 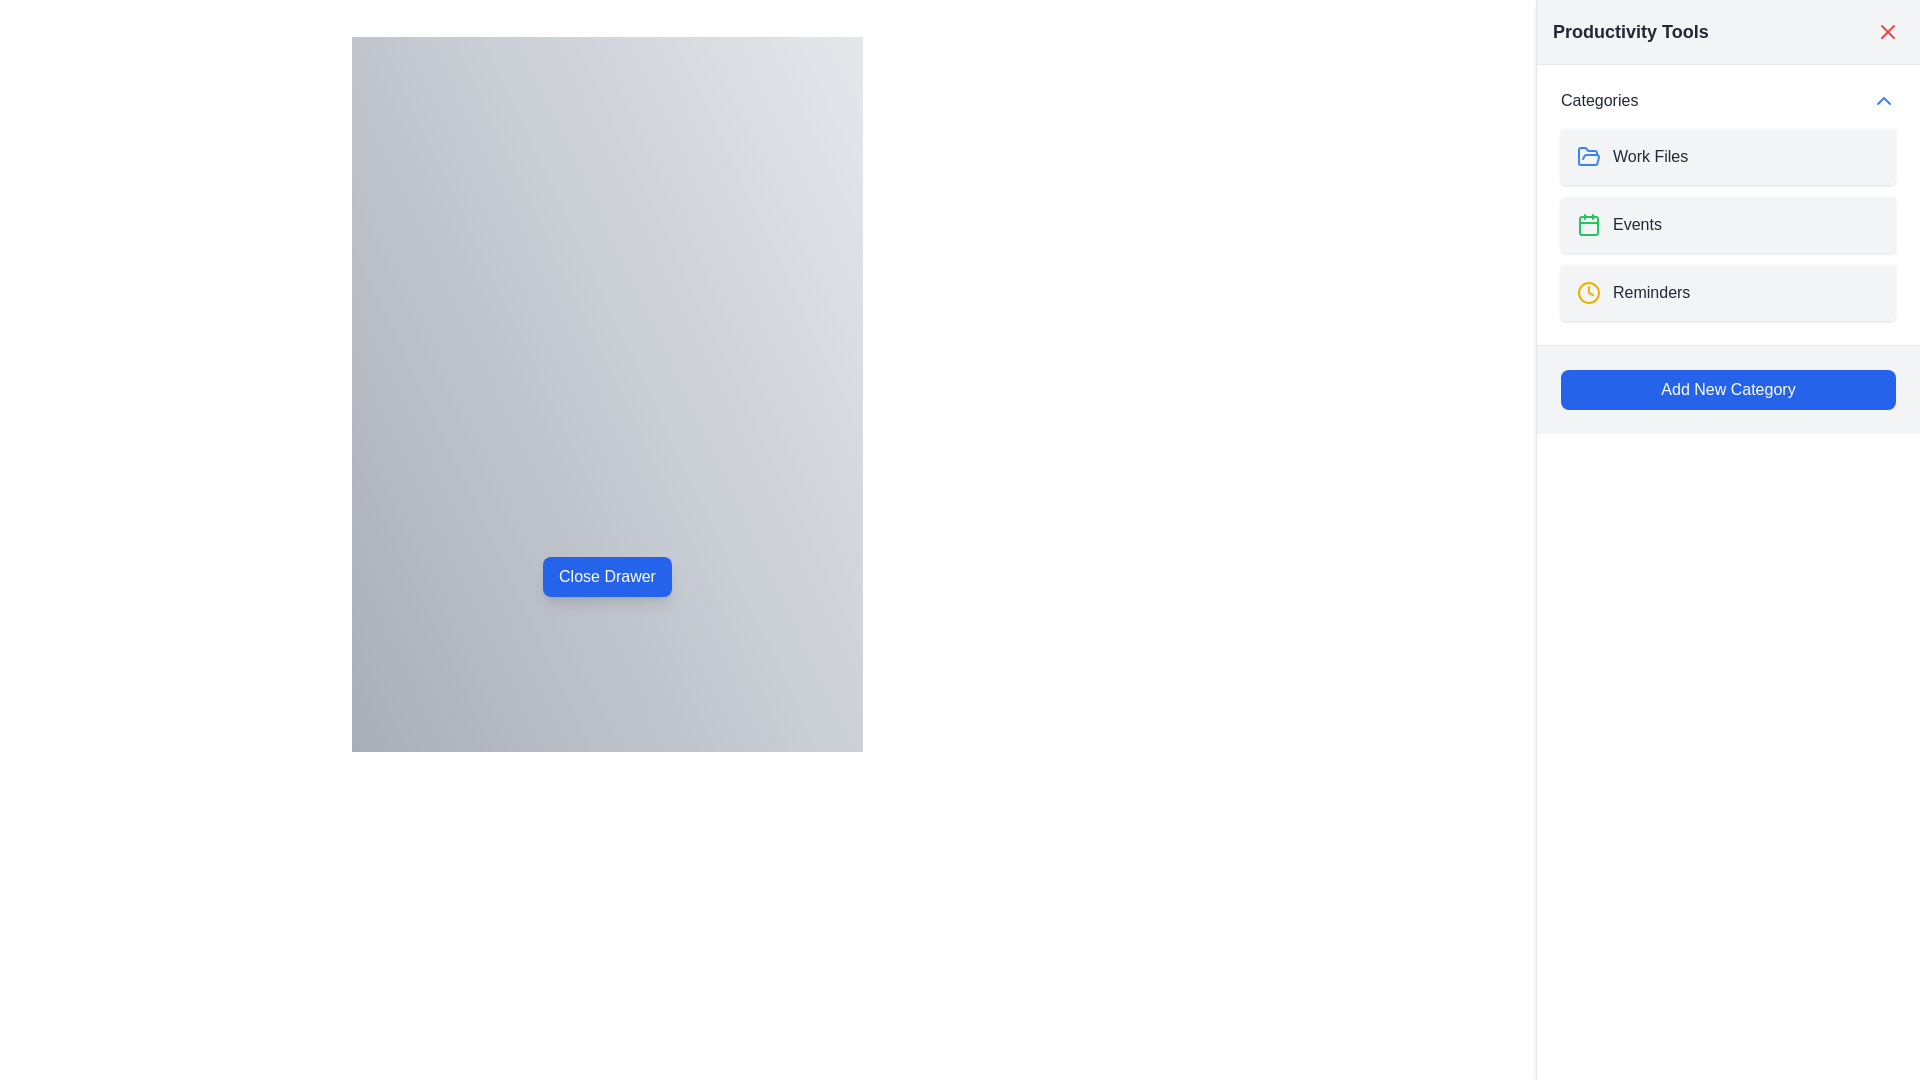 What do you see at coordinates (1886, 31) in the screenshot?
I see `the close button on the far right of the 'Productivity Tools' header` at bounding box center [1886, 31].